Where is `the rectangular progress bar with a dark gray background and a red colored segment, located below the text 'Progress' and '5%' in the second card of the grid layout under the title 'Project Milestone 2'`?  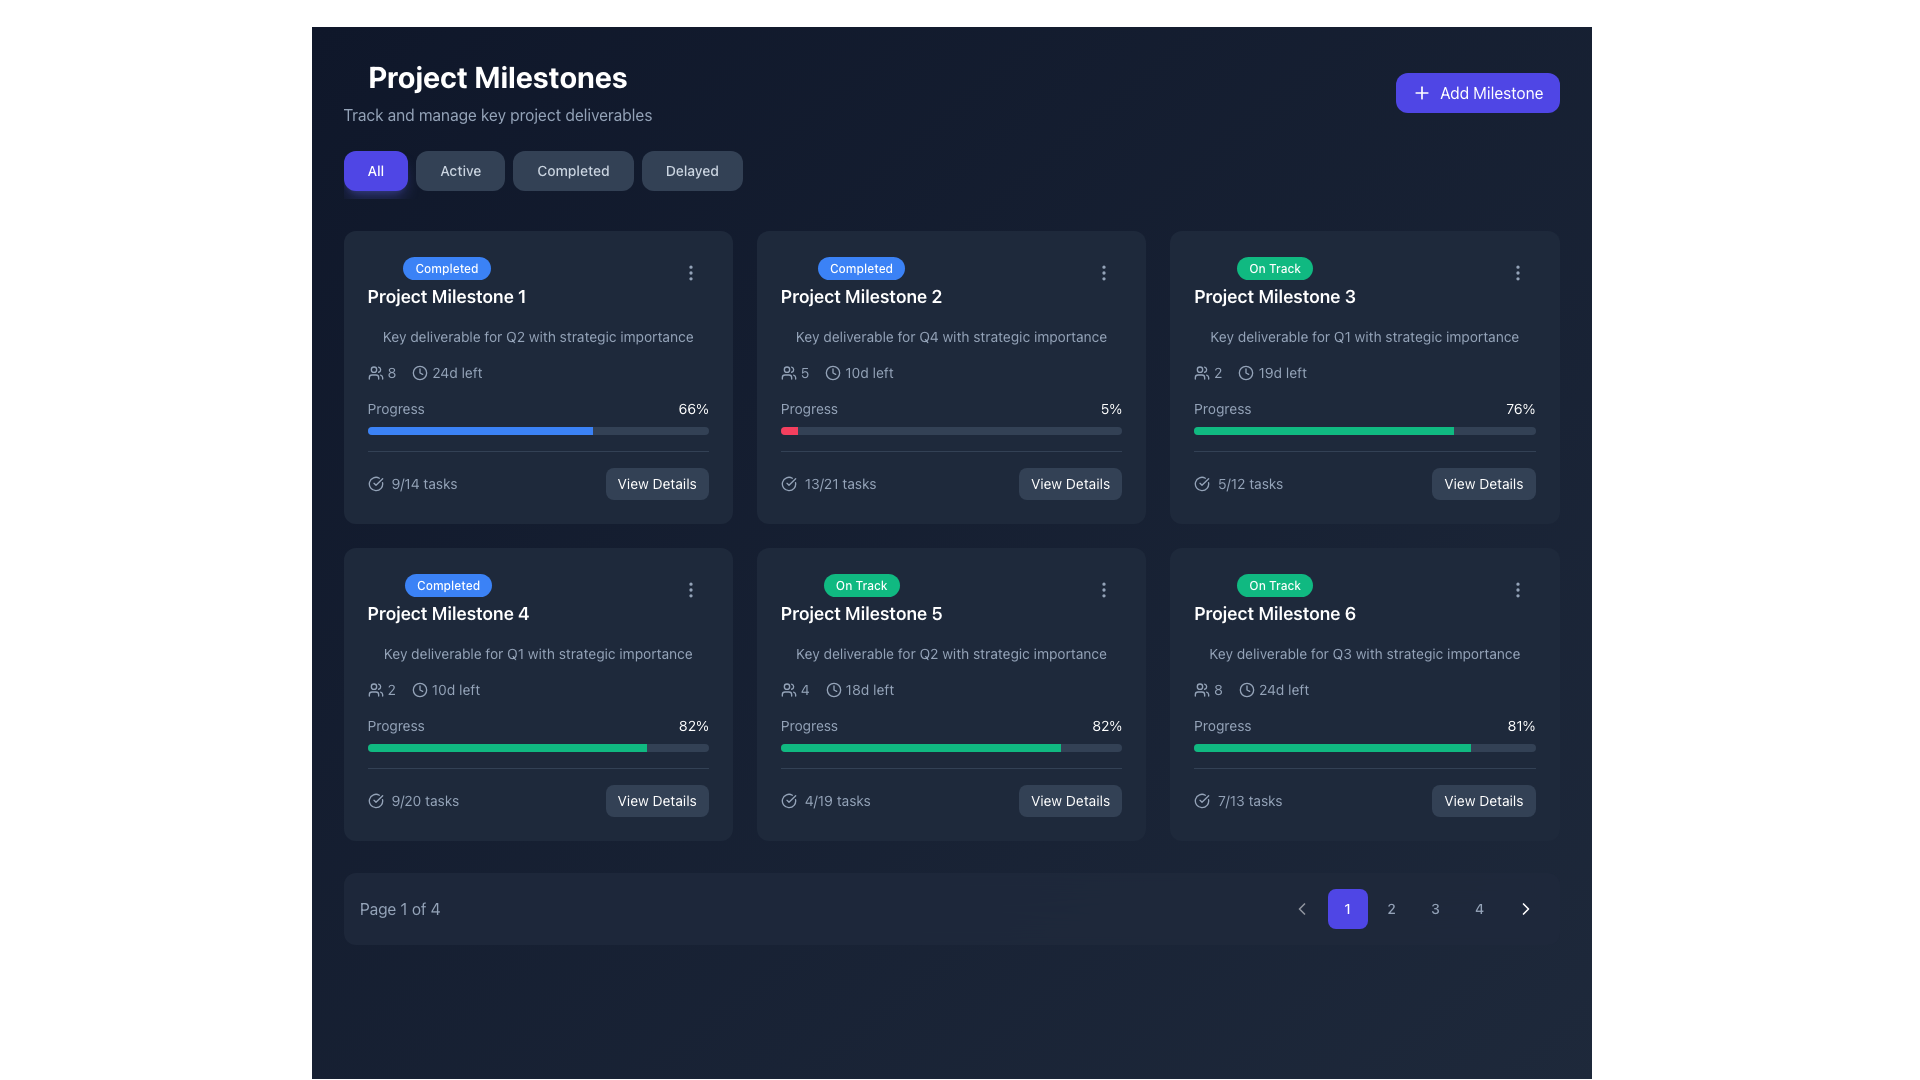 the rectangular progress bar with a dark gray background and a red colored segment, located below the text 'Progress' and '5%' in the second card of the grid layout under the title 'Project Milestone 2' is located at coordinates (950, 430).